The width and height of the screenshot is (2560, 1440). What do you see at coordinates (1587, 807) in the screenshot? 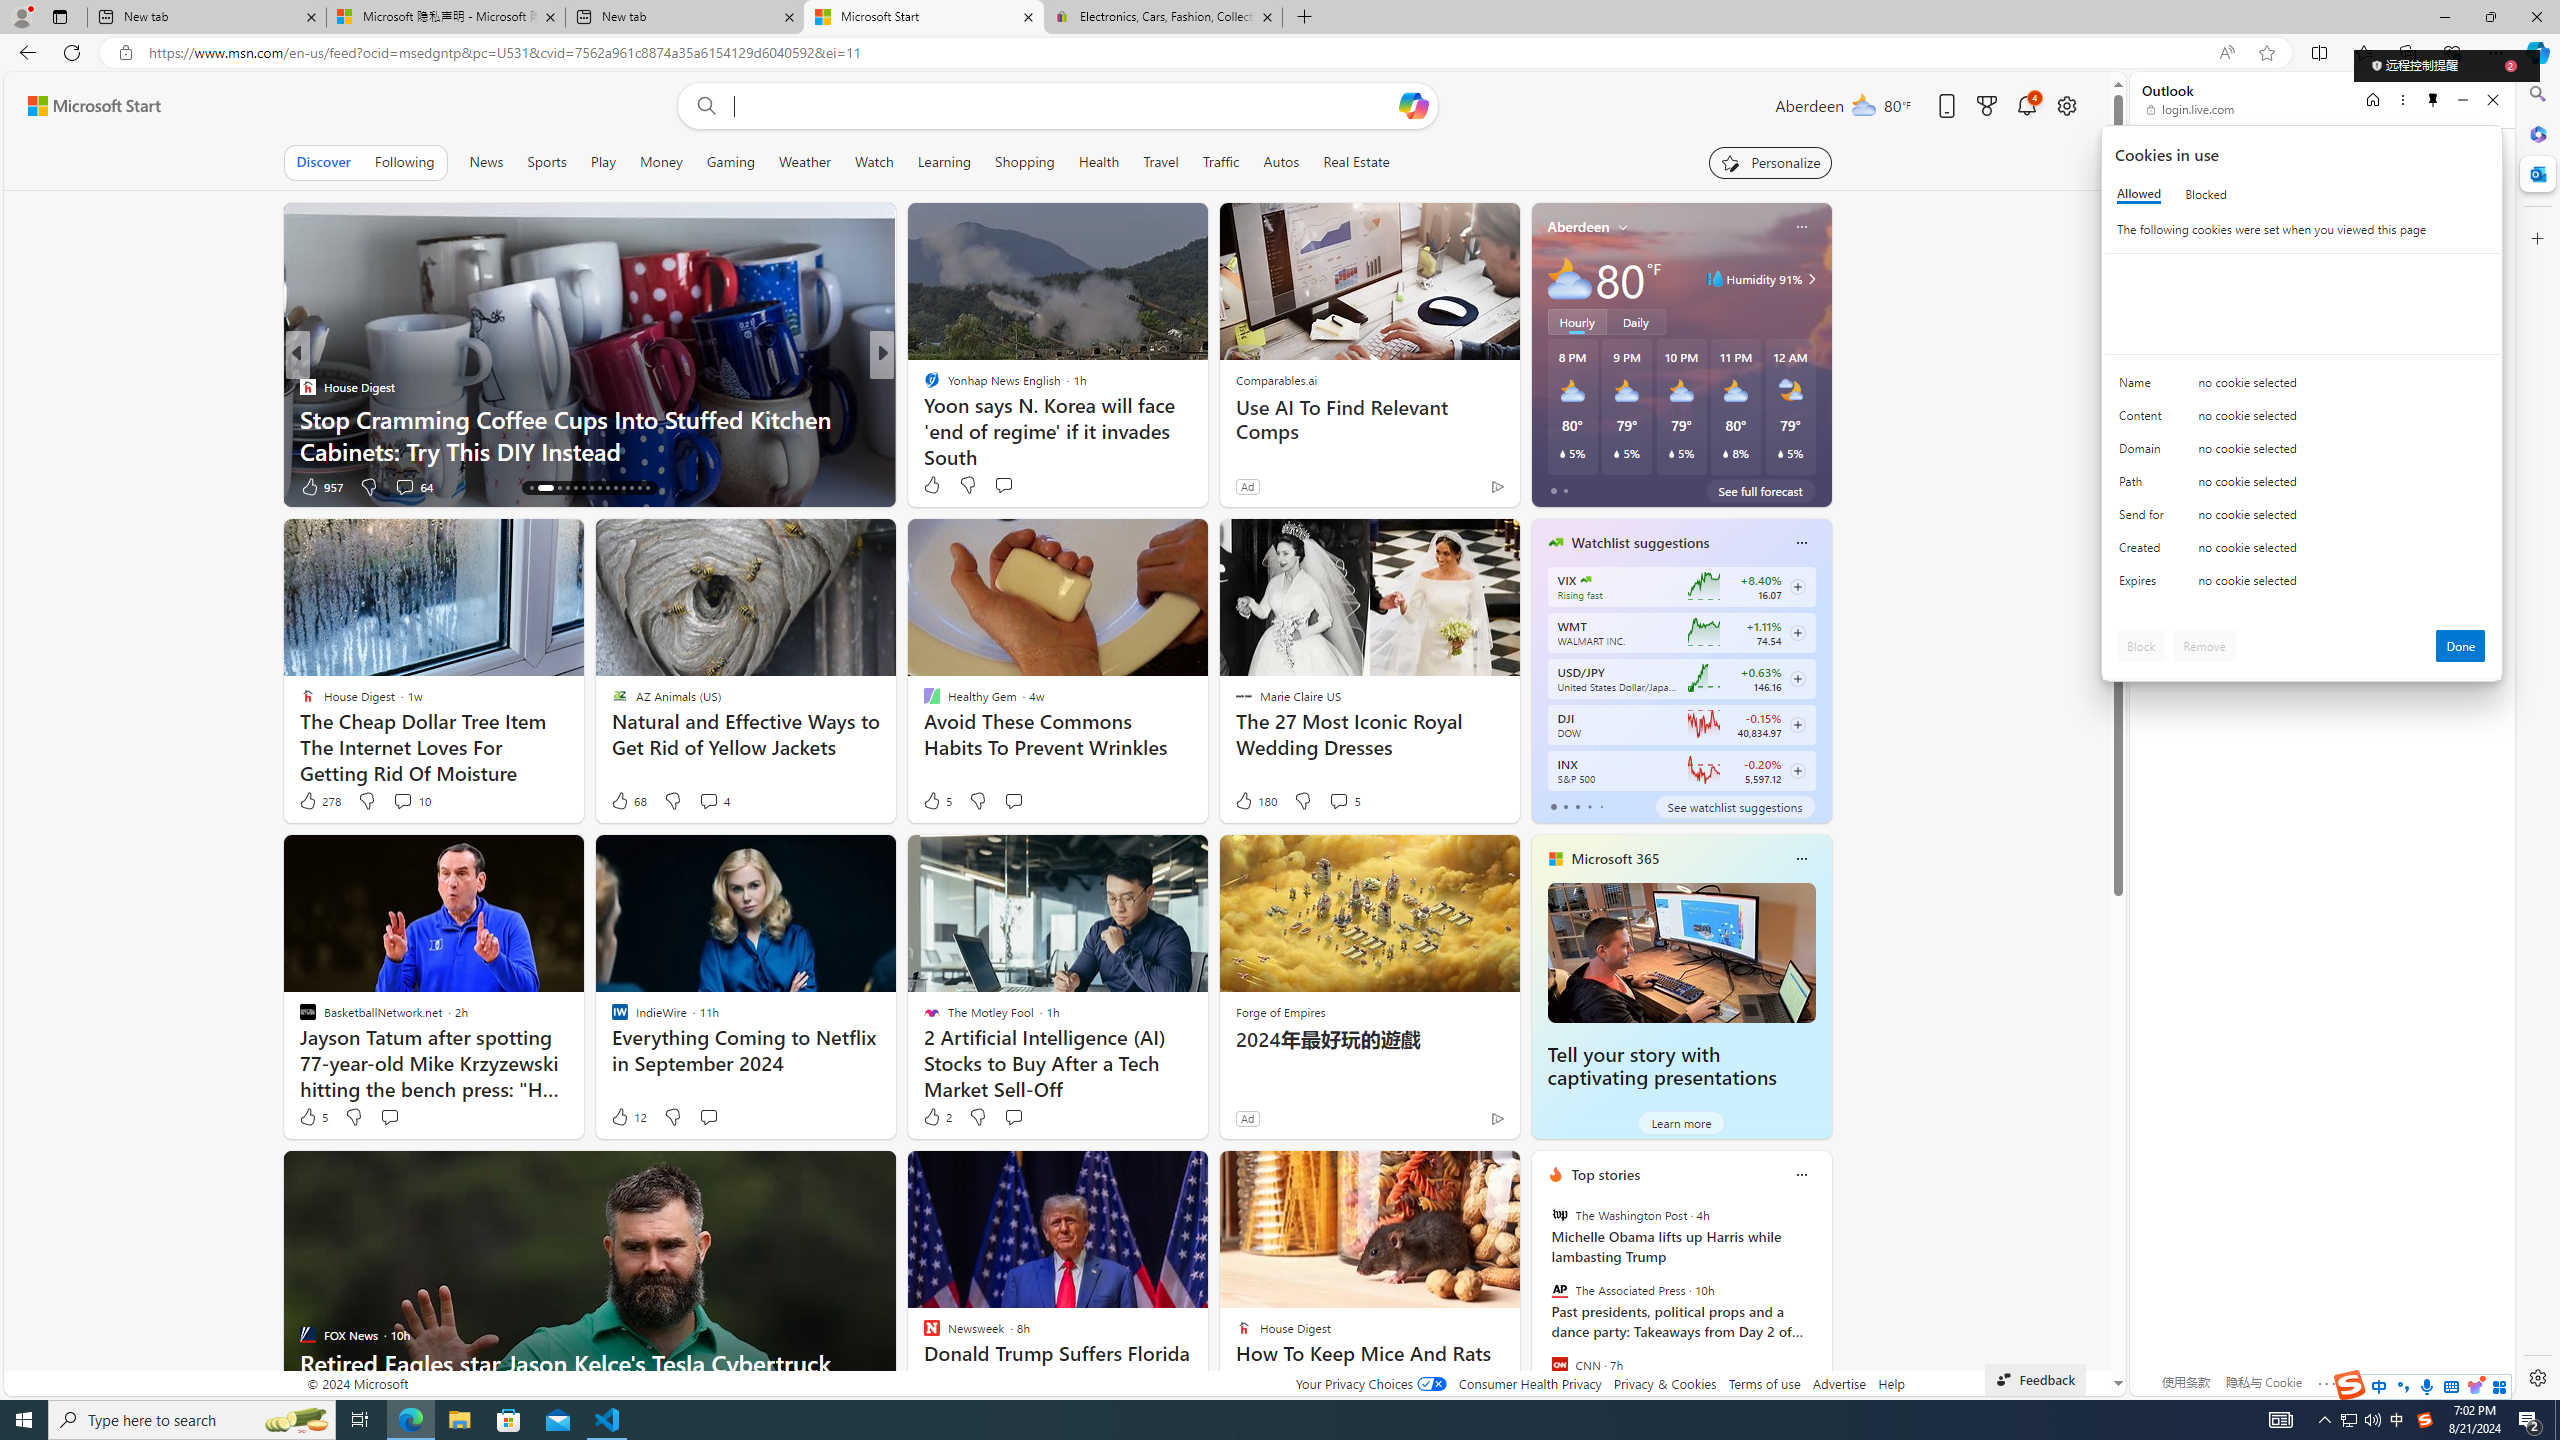
I see `'tab-3'` at bounding box center [1587, 807].